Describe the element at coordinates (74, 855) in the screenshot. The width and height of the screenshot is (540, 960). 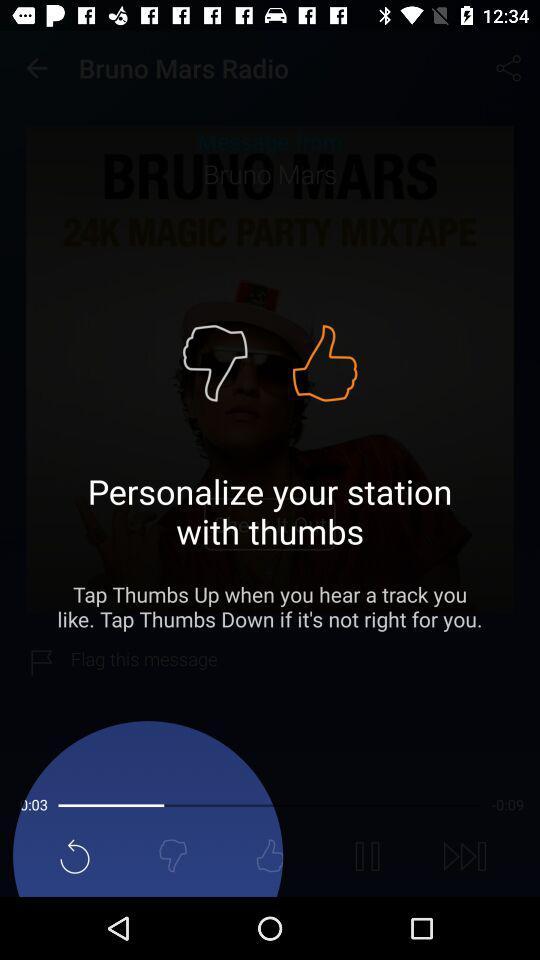
I see `refresh icon` at that location.